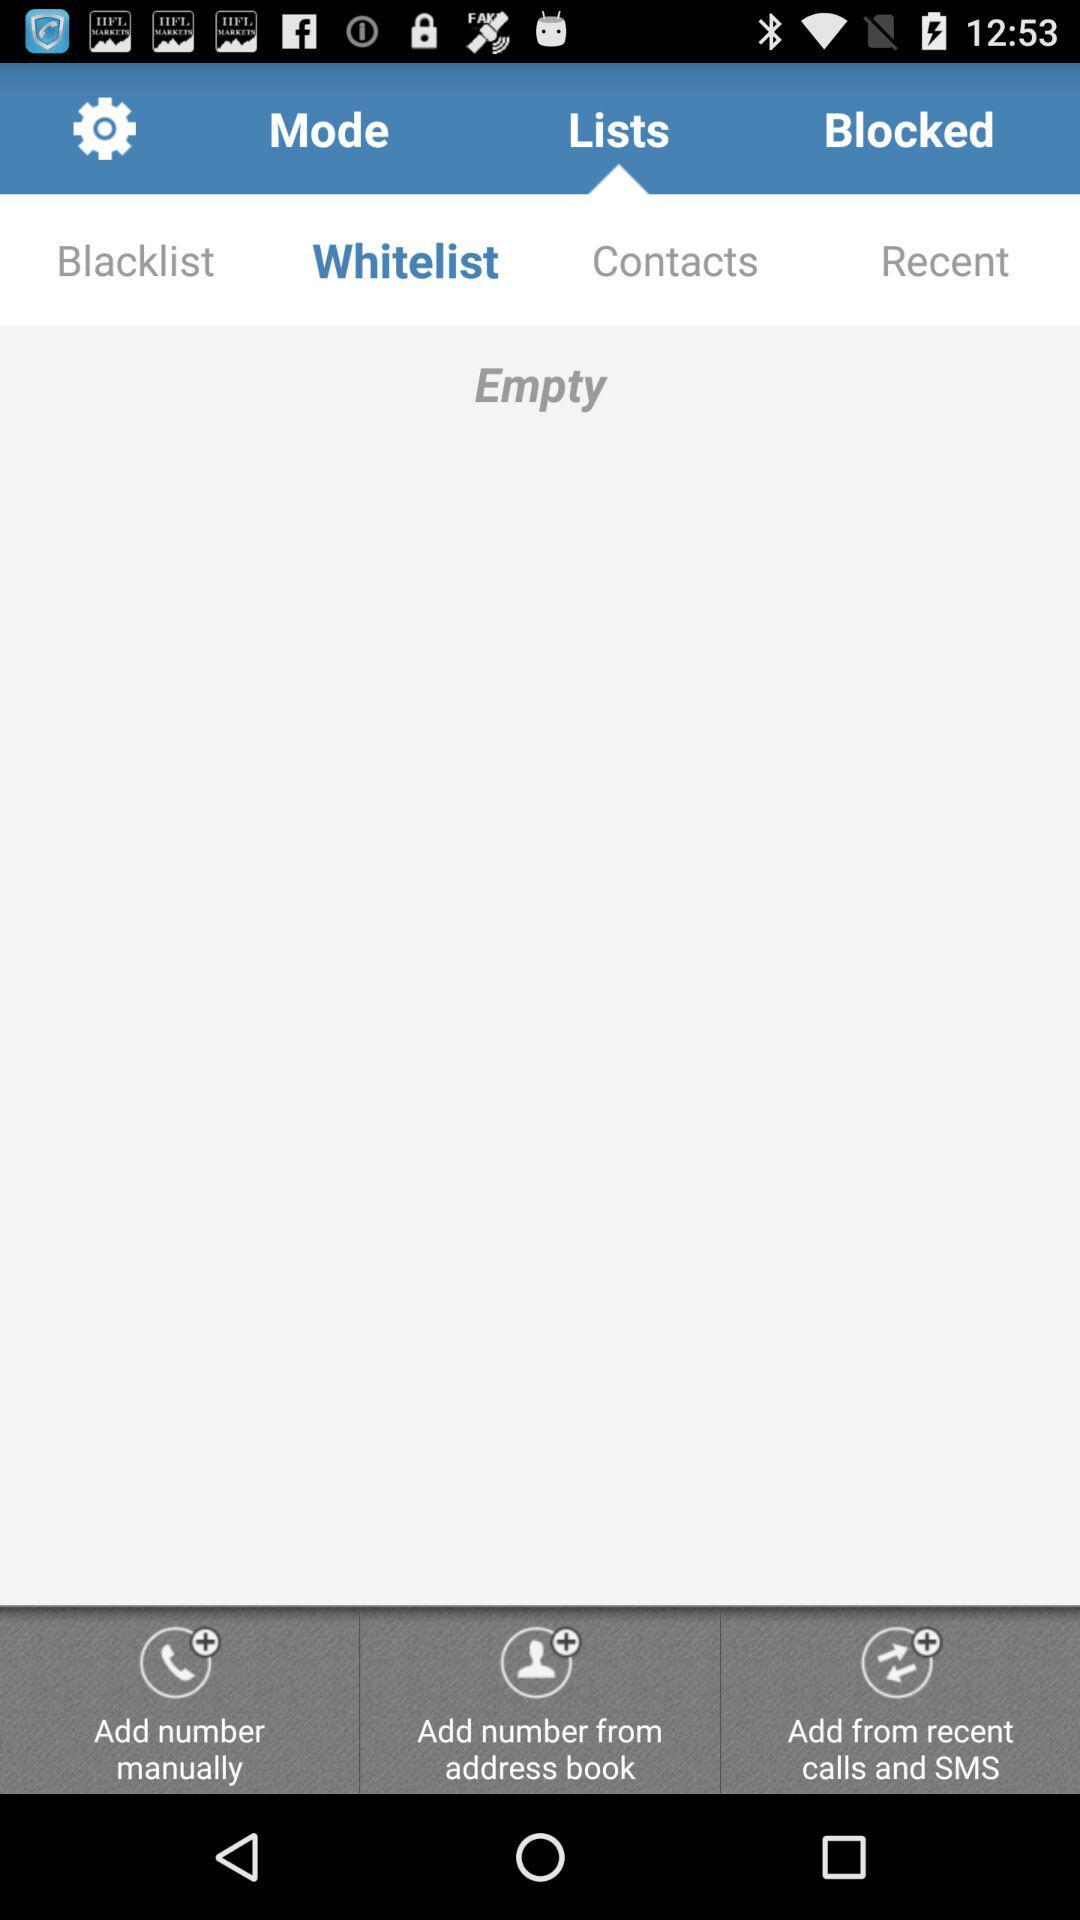  I want to click on item to the right of the blacklist app, so click(405, 258).